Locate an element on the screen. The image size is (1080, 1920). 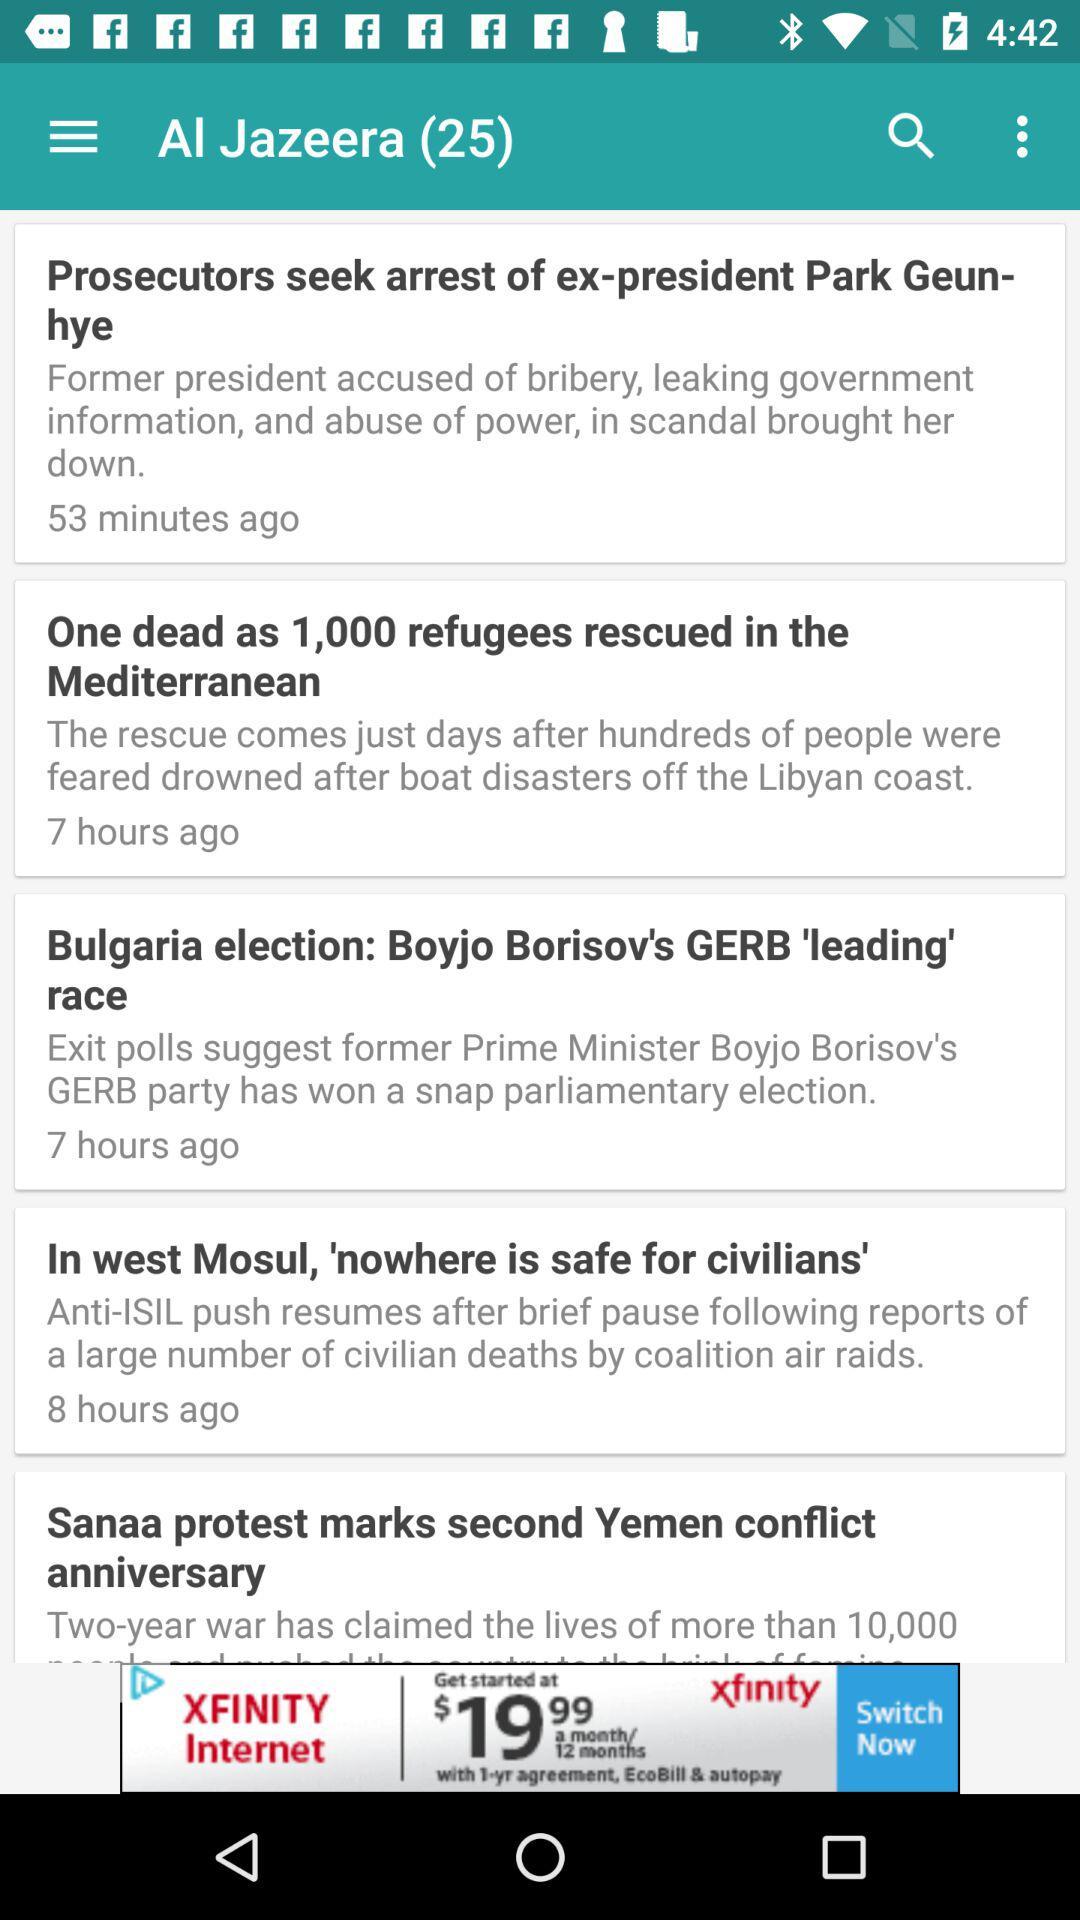
click for advertisement is located at coordinates (540, 1727).